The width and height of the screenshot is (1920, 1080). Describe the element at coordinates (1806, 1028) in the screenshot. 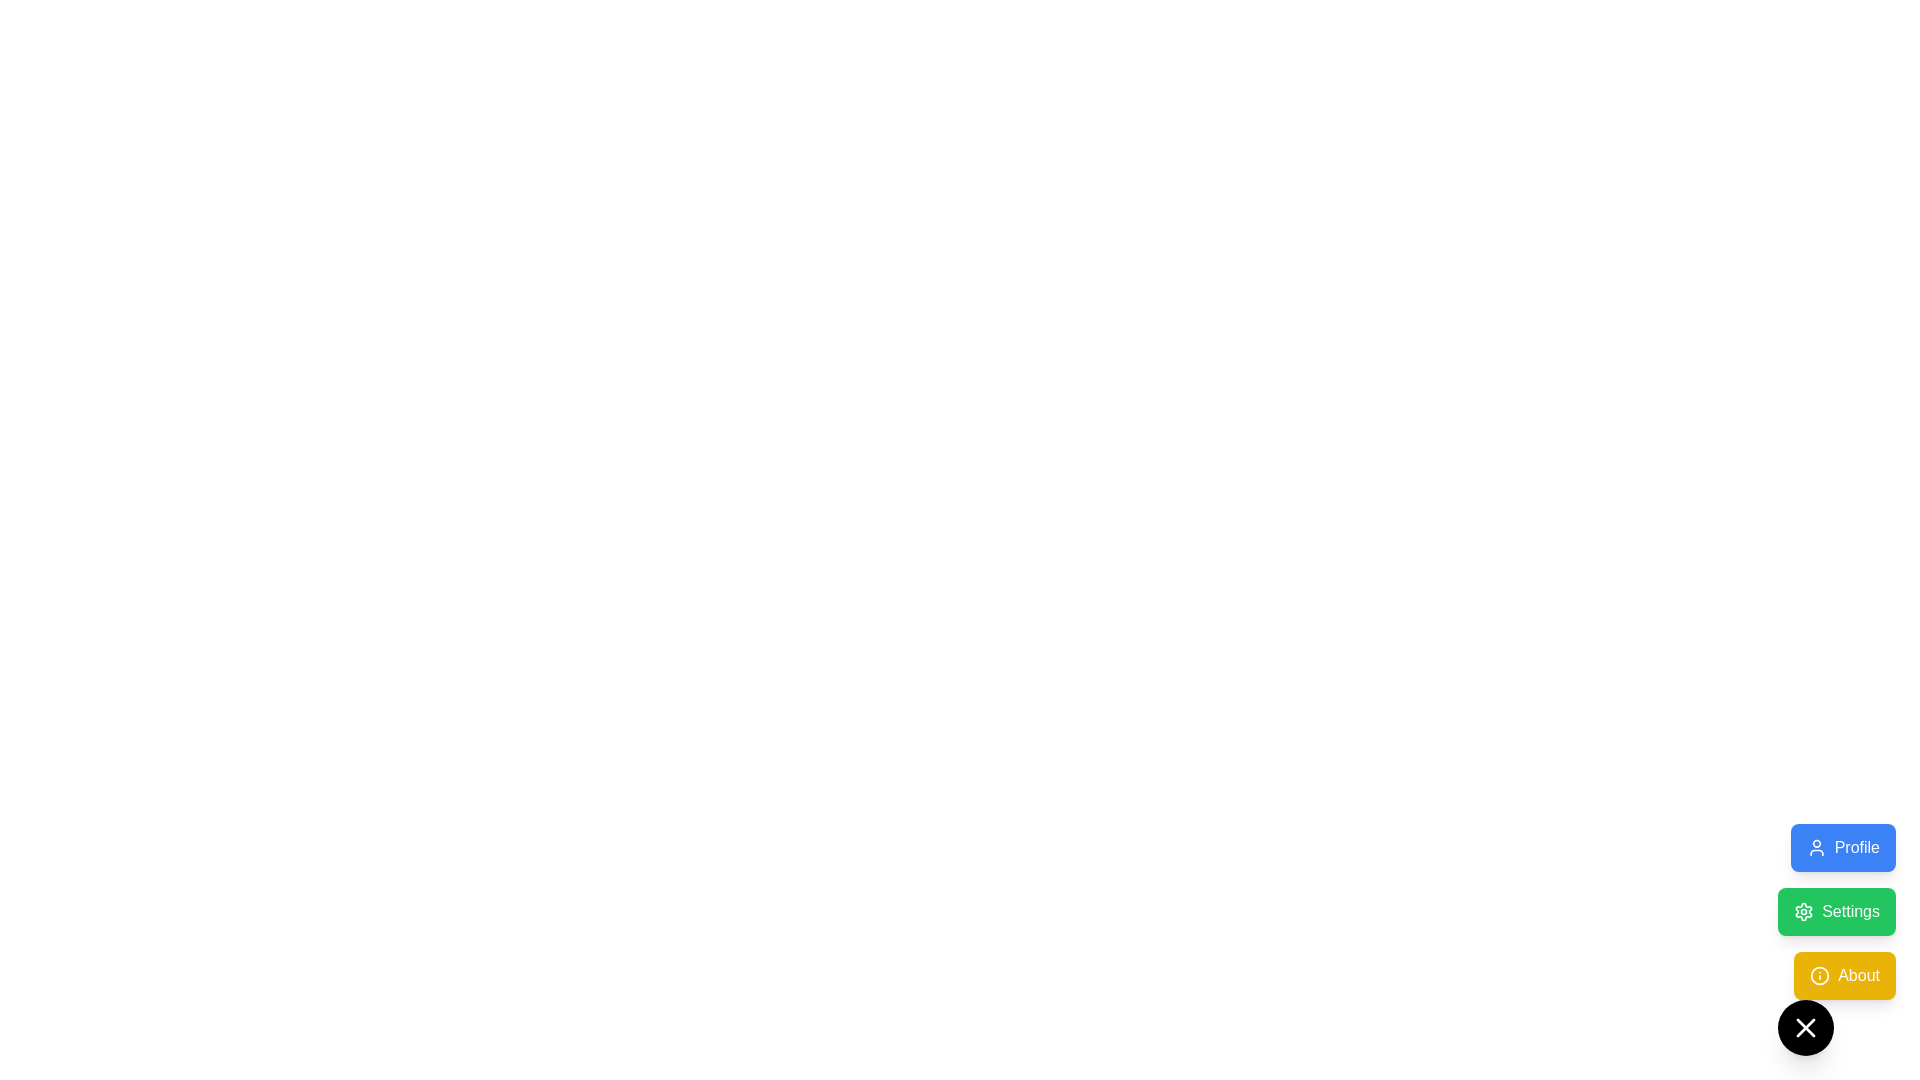

I see `the white 'X' icon button with a black circular background located at the bottom-right corner of the button stack` at that location.